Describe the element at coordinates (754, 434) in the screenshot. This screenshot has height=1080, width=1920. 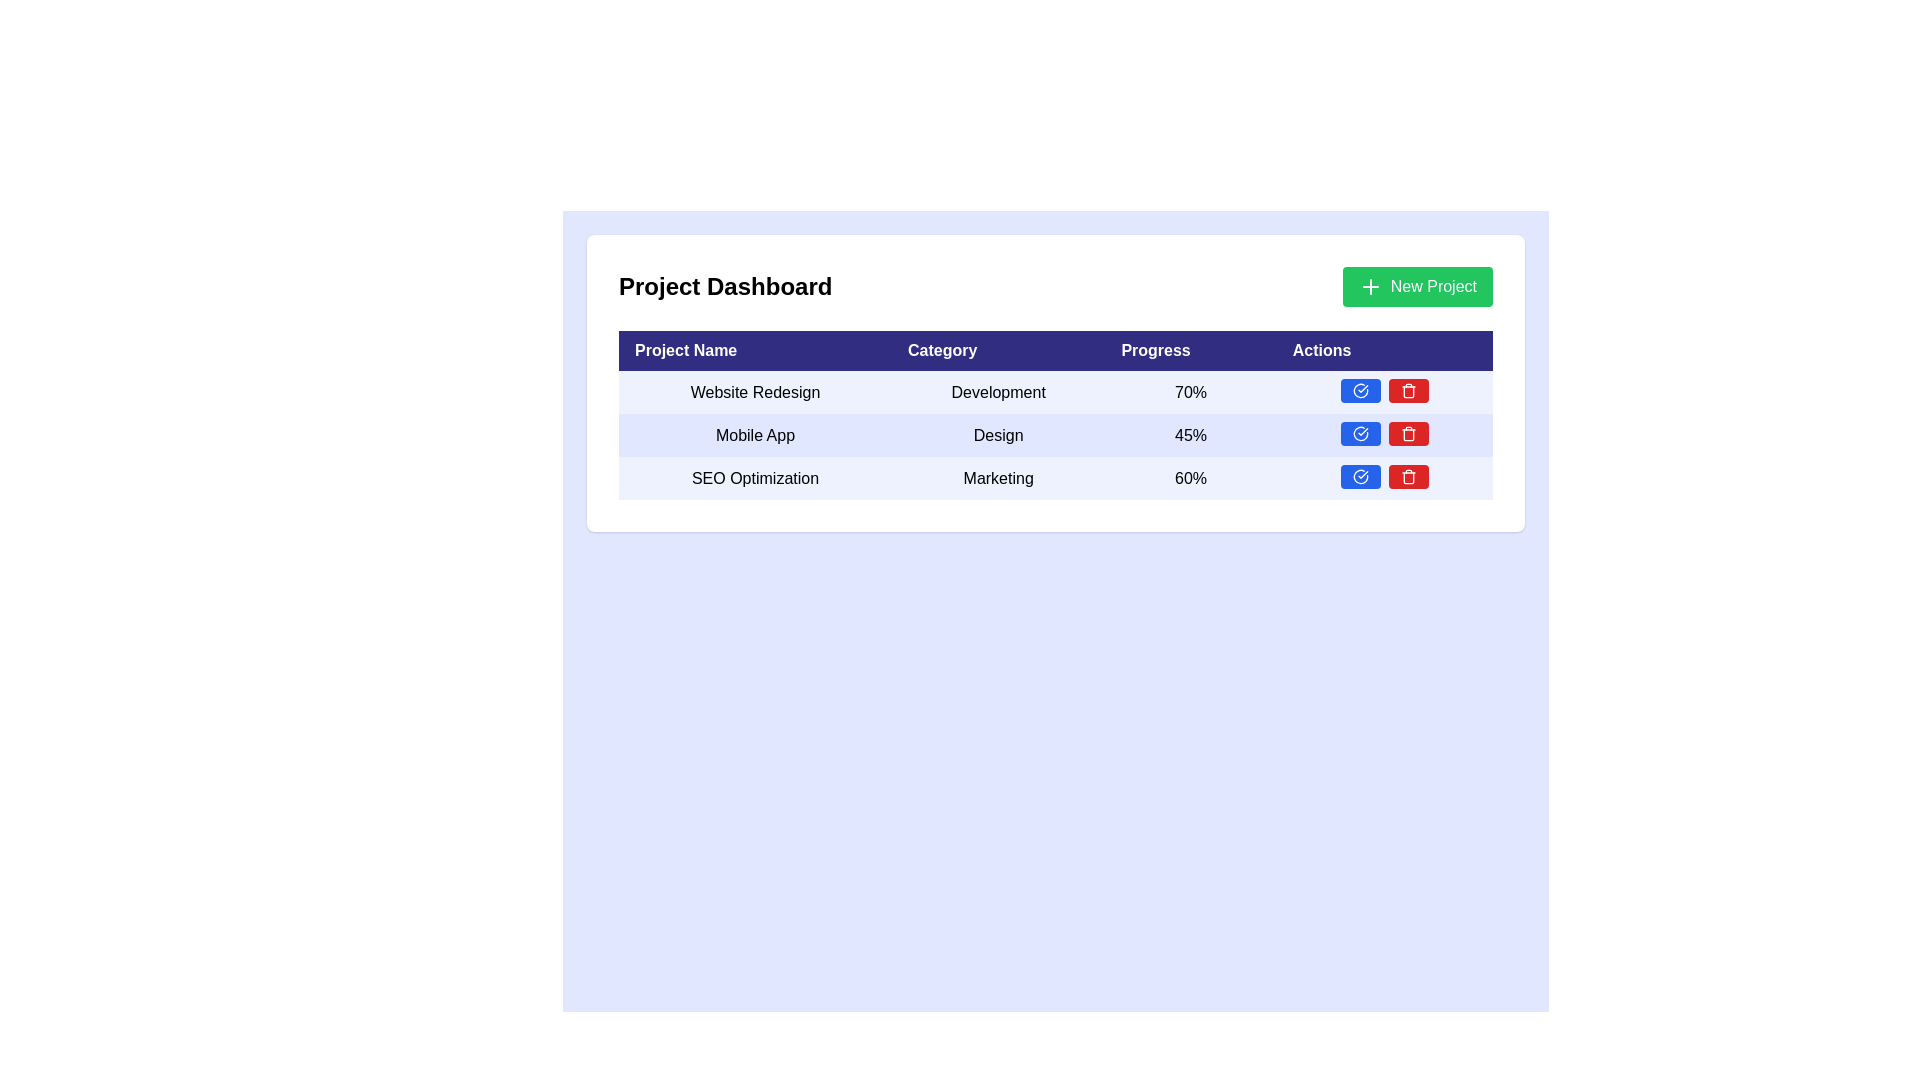
I see `the non-interactive text label displaying the project name 'Mobile App', which is located in the second row of the table under the 'Project Name' column` at that location.